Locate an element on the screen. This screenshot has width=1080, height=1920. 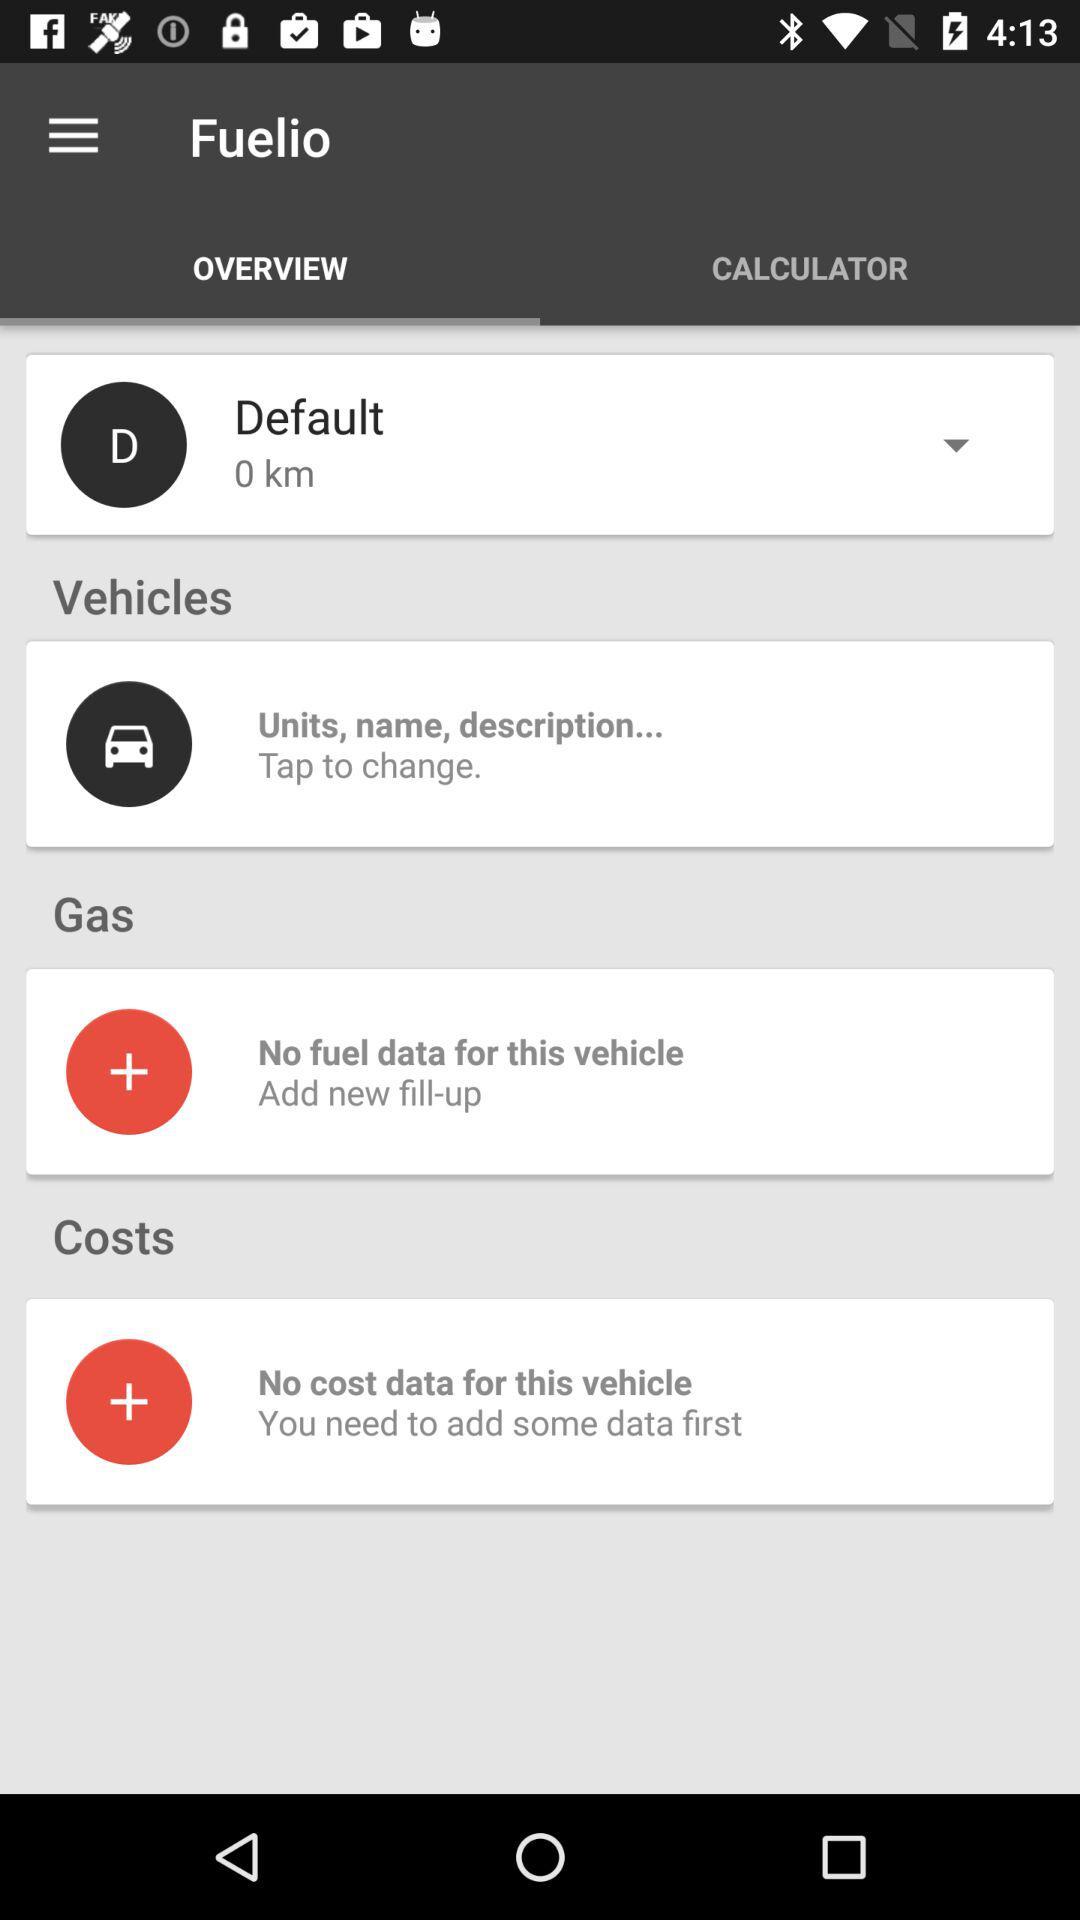
open details of subject is located at coordinates (128, 743).